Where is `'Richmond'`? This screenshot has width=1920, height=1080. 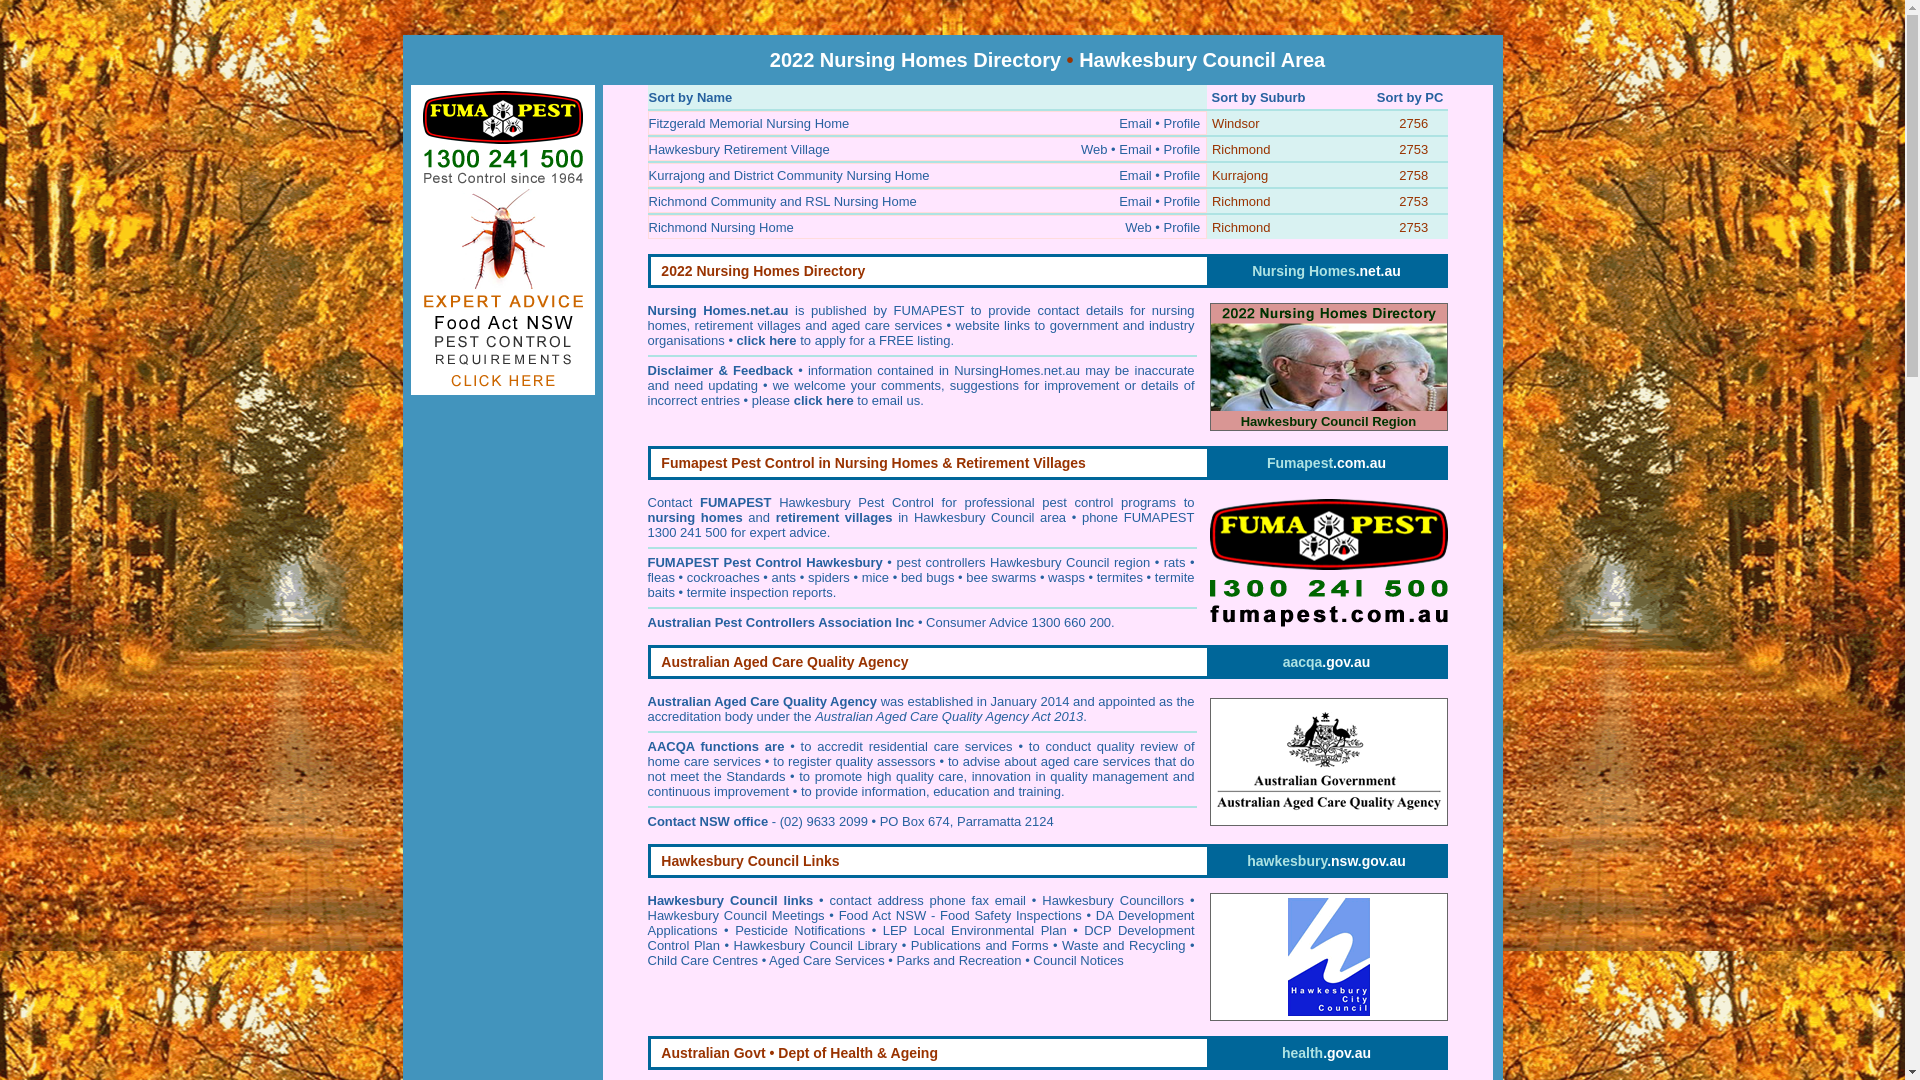 'Richmond' is located at coordinates (1240, 148).